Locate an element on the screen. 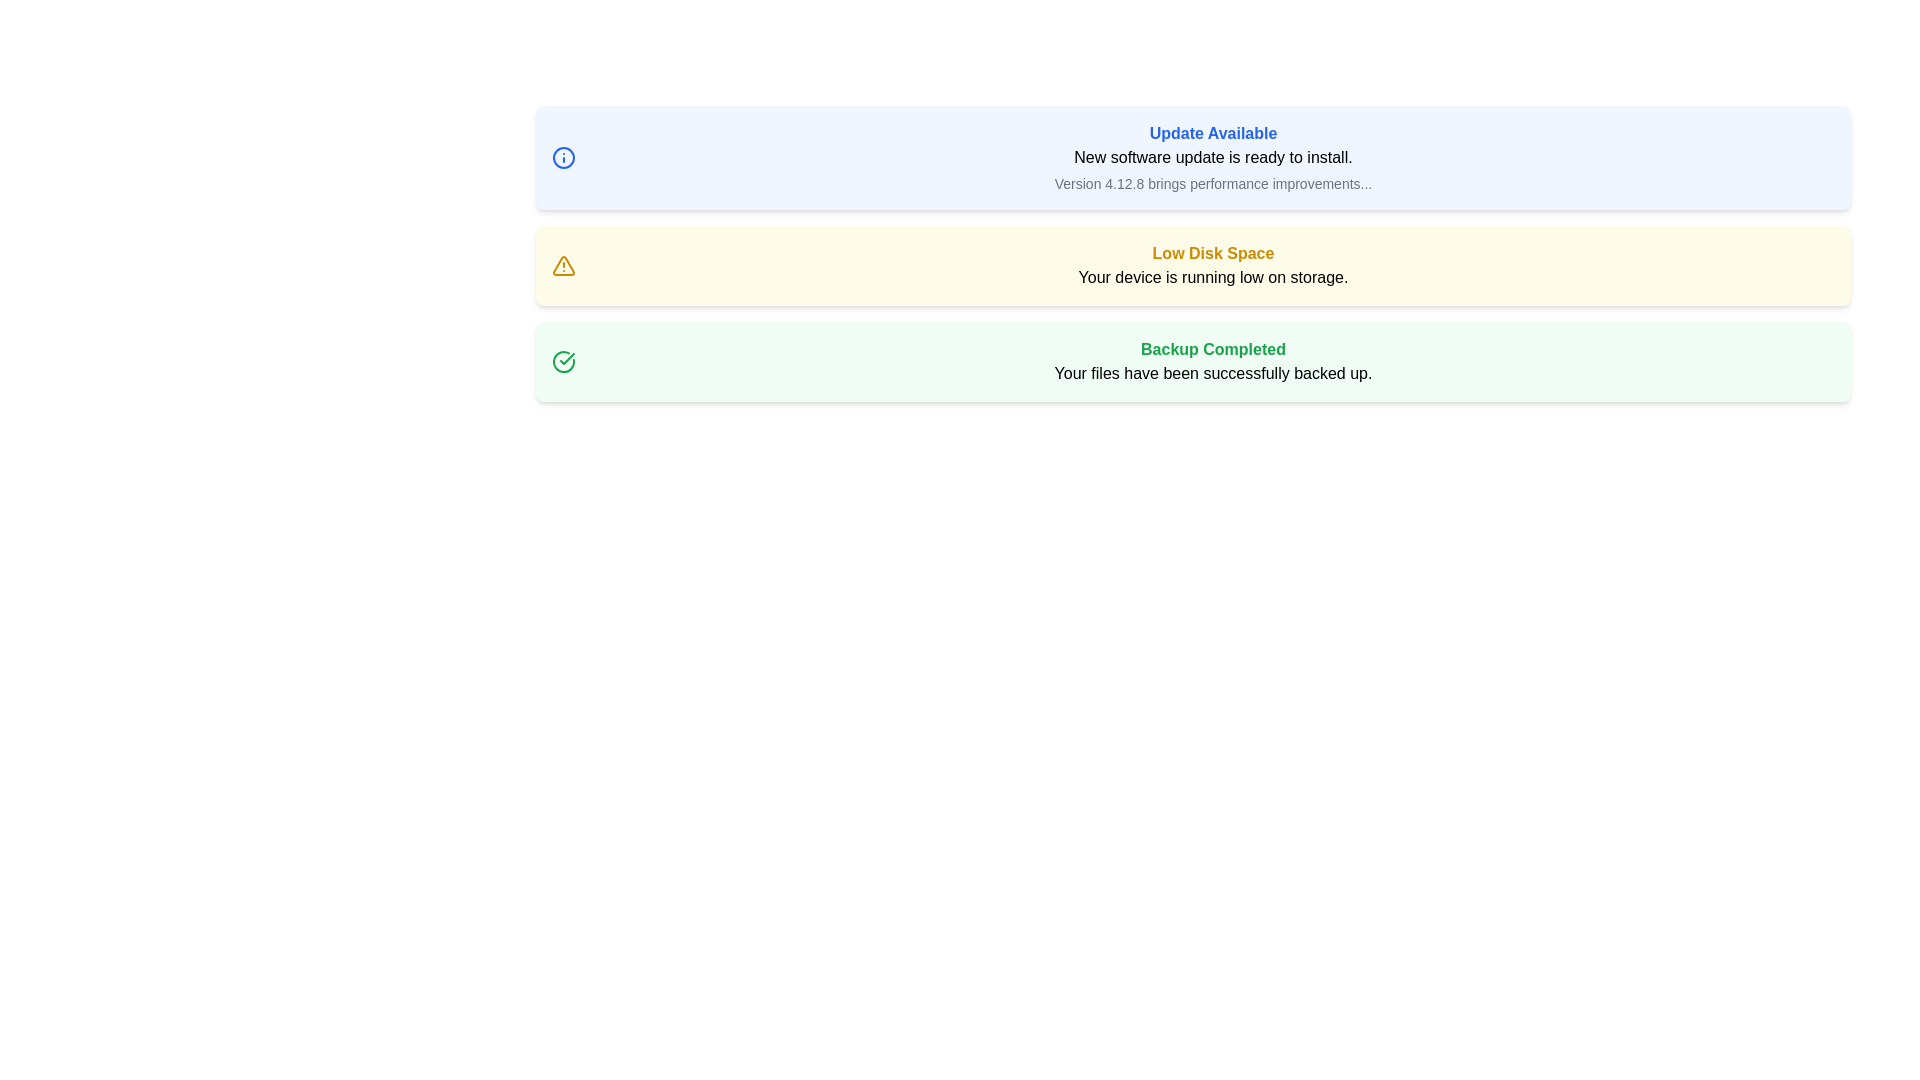 The image size is (1920, 1080). the success indicator icon located to the left of the 'Backup Completed' alert box, which is highlighted in green and is the last alert in the vertical stack is located at coordinates (563, 362).